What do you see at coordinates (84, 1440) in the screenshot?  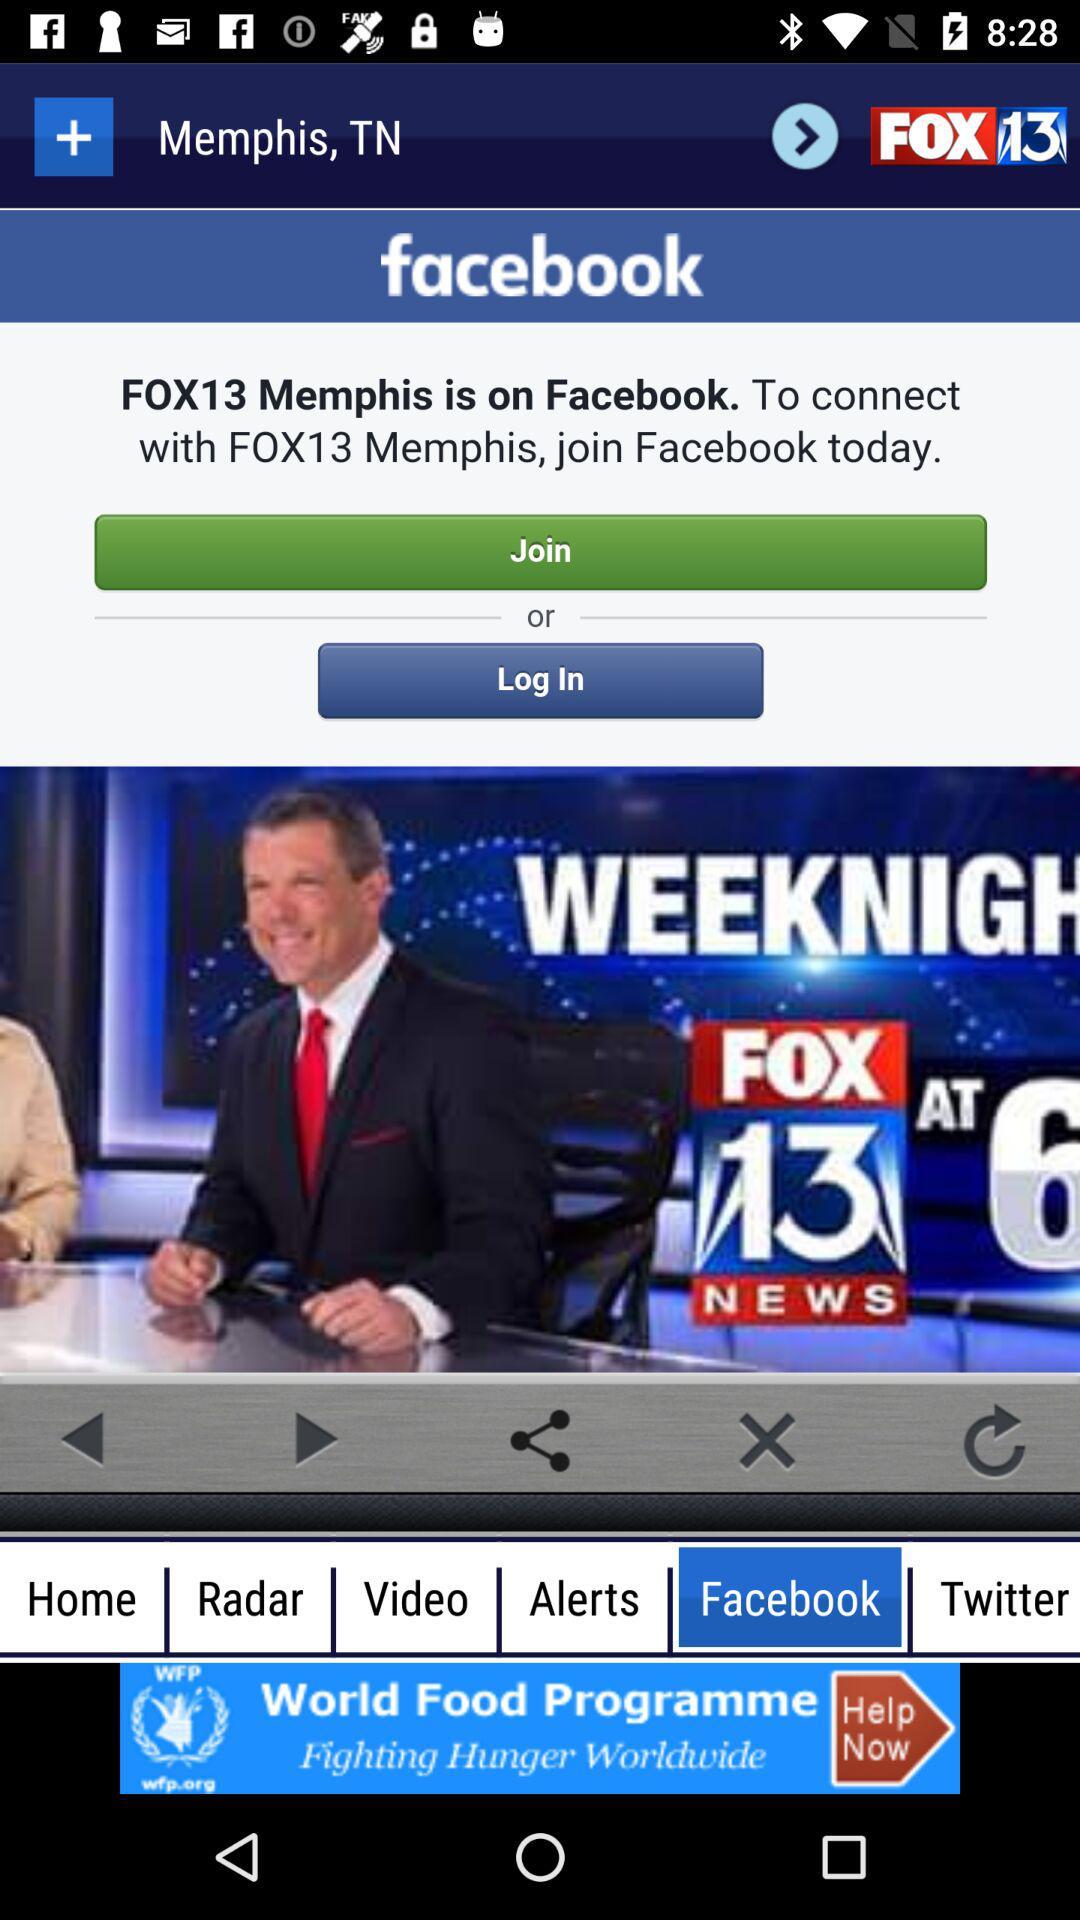 I see `going back to the previous page` at bounding box center [84, 1440].